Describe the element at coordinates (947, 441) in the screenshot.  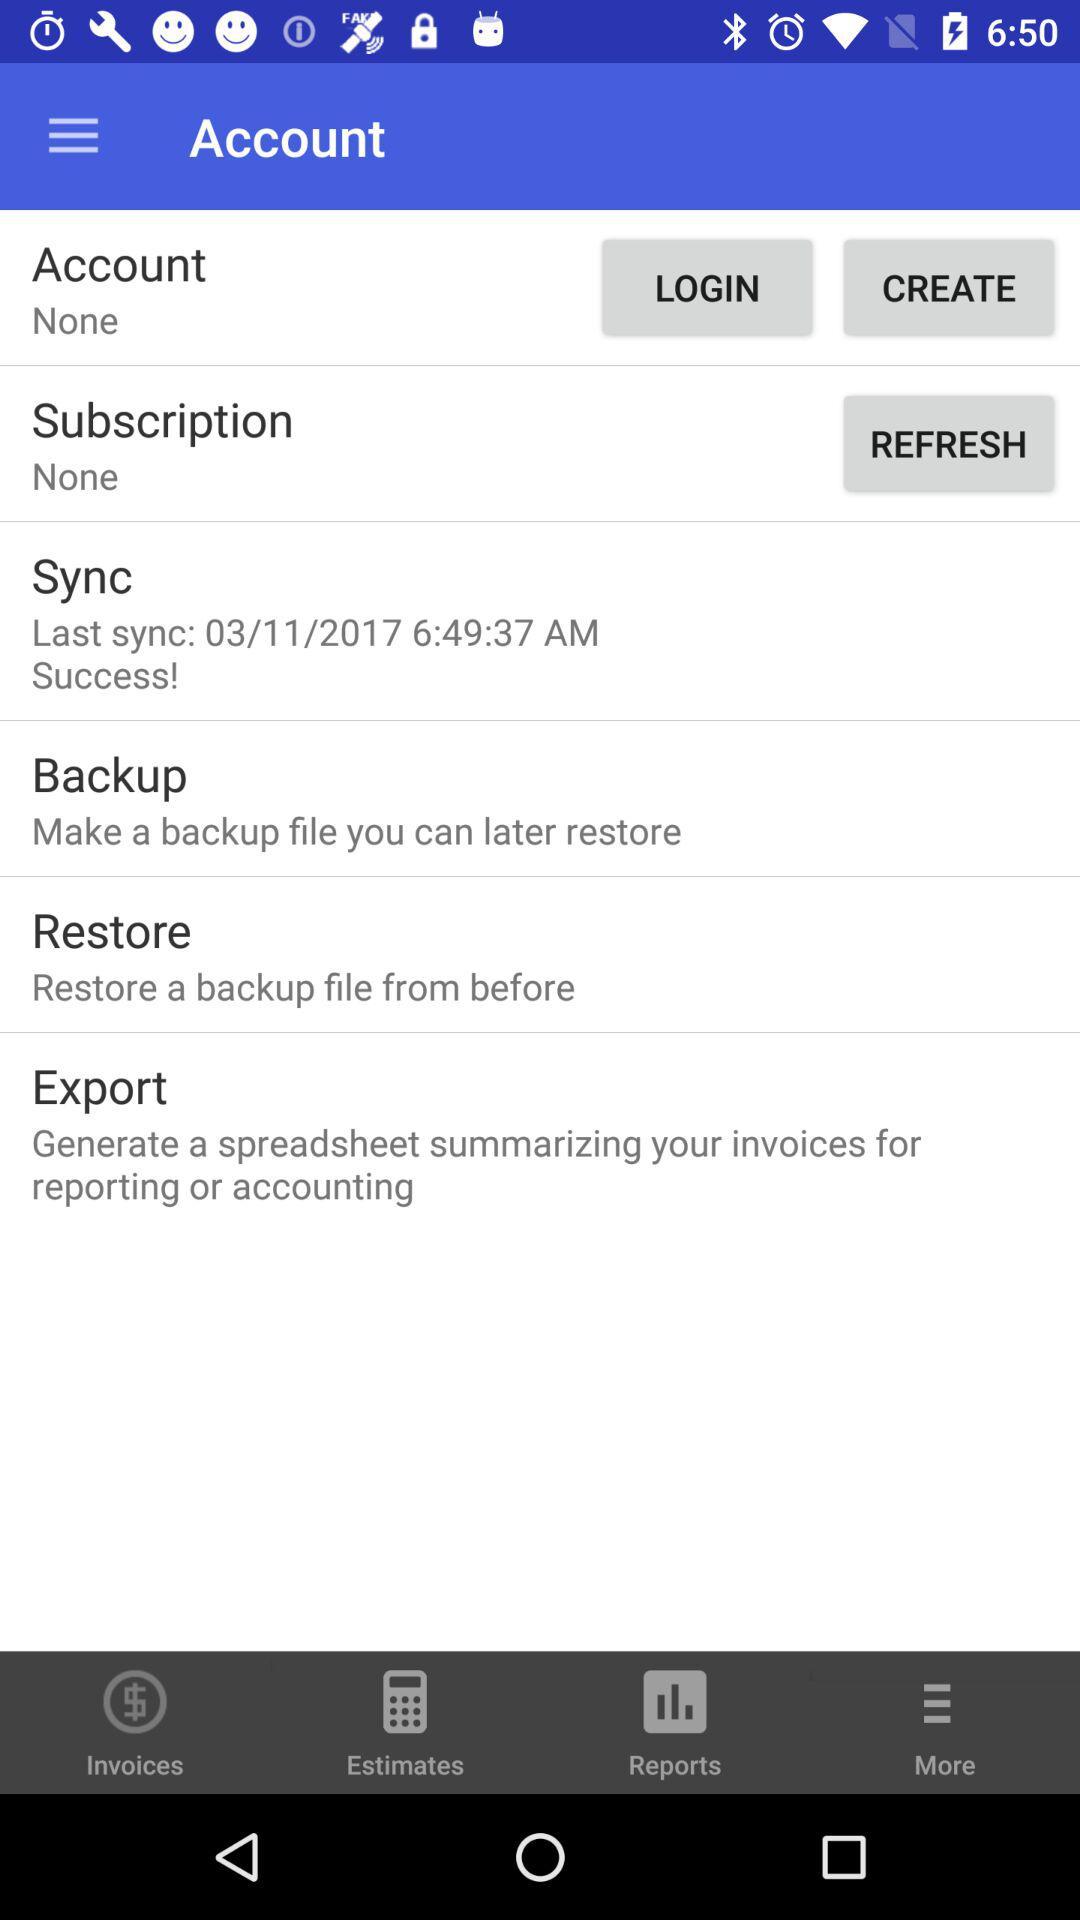
I see `refresh` at that location.